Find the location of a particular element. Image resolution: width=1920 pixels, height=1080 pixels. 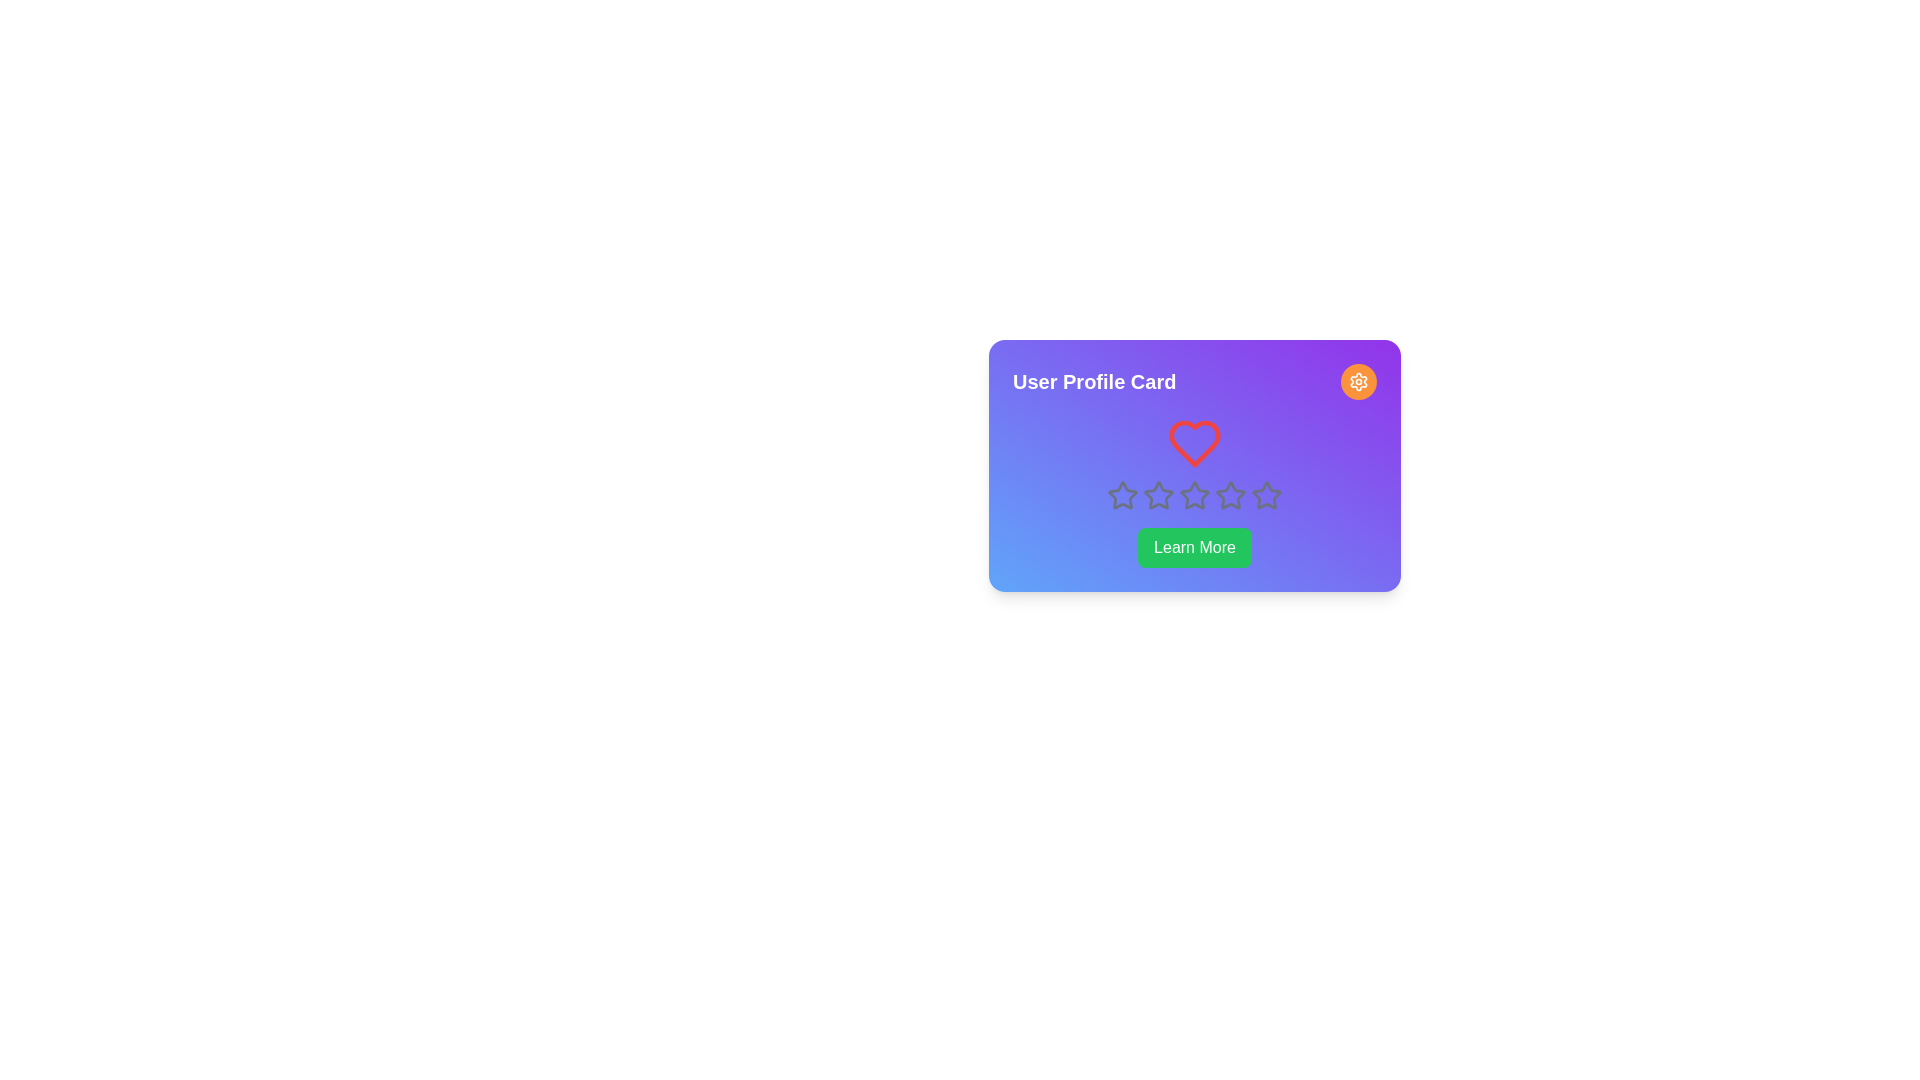

the third gray outlined star icon in the row of rating stars to rate it is located at coordinates (1194, 494).